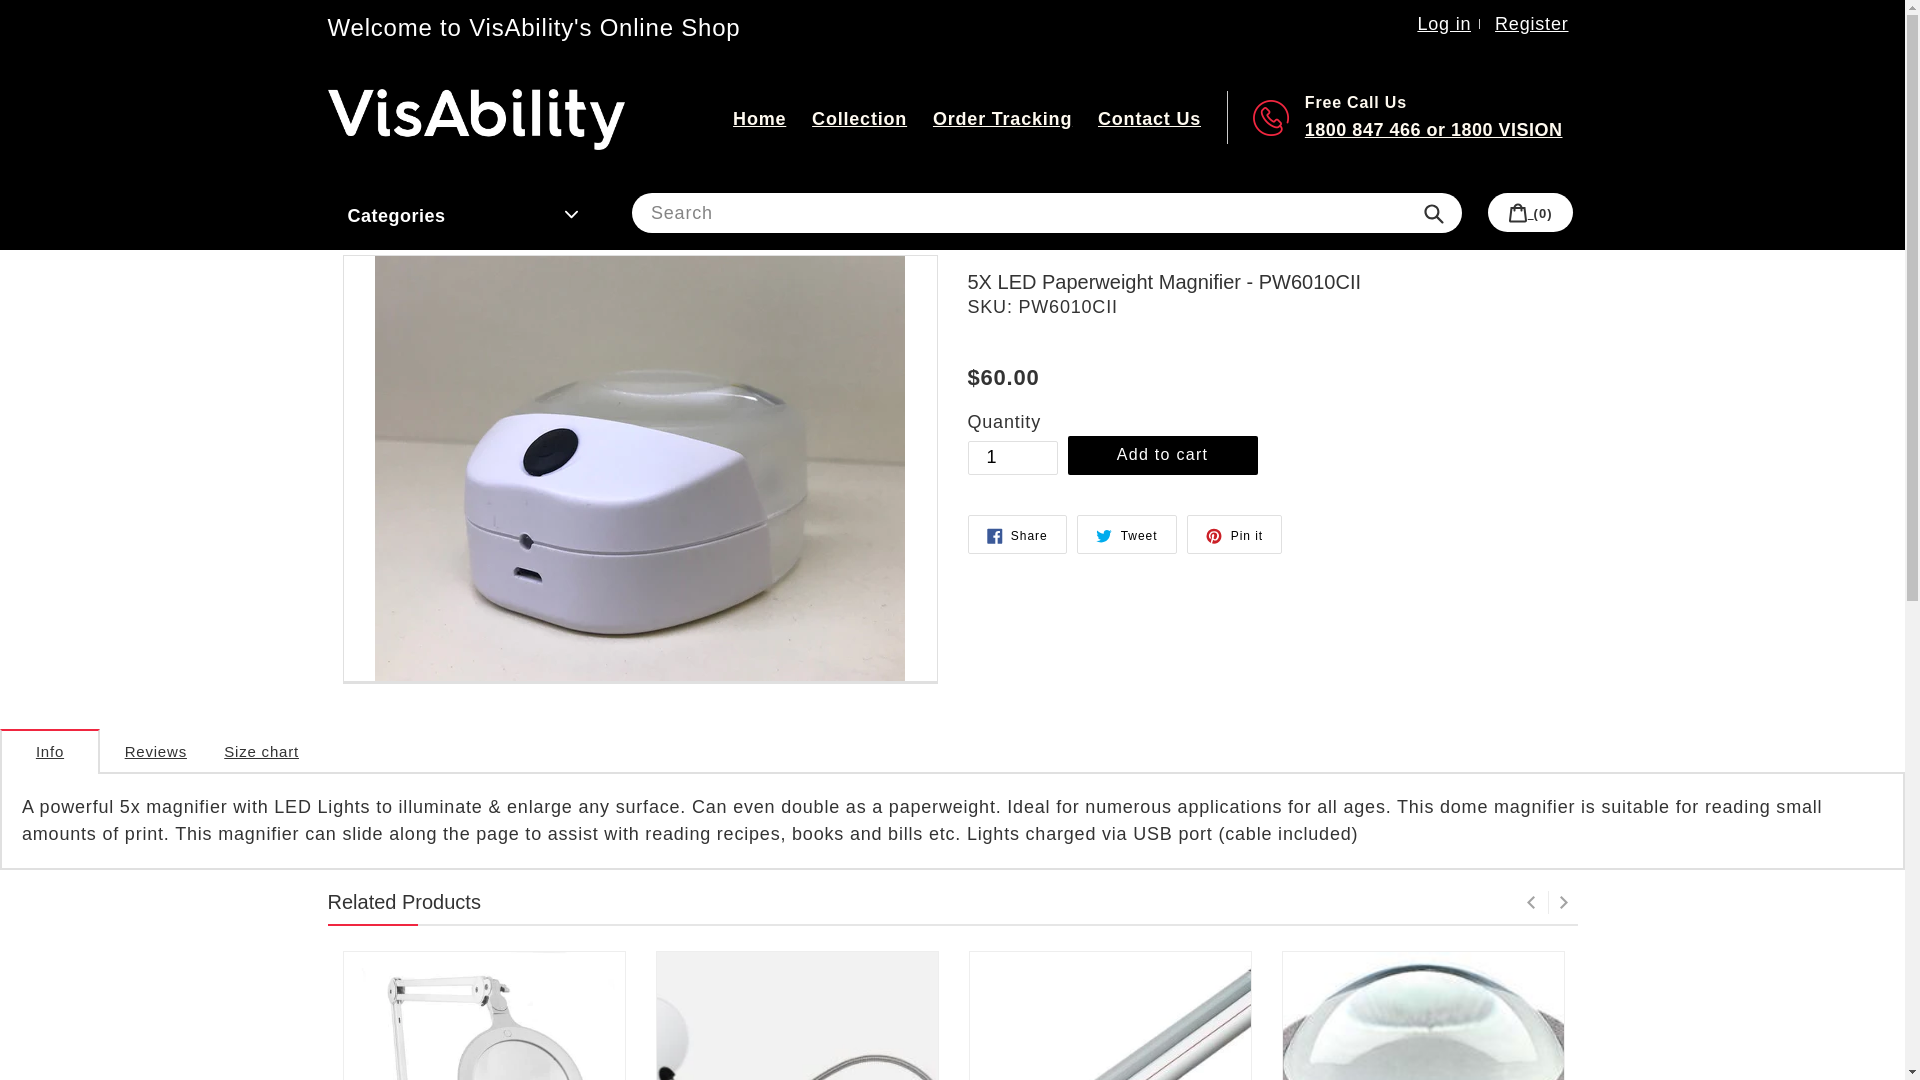 This screenshot has height=1080, width=1920. I want to click on 'Submit', so click(1432, 212).